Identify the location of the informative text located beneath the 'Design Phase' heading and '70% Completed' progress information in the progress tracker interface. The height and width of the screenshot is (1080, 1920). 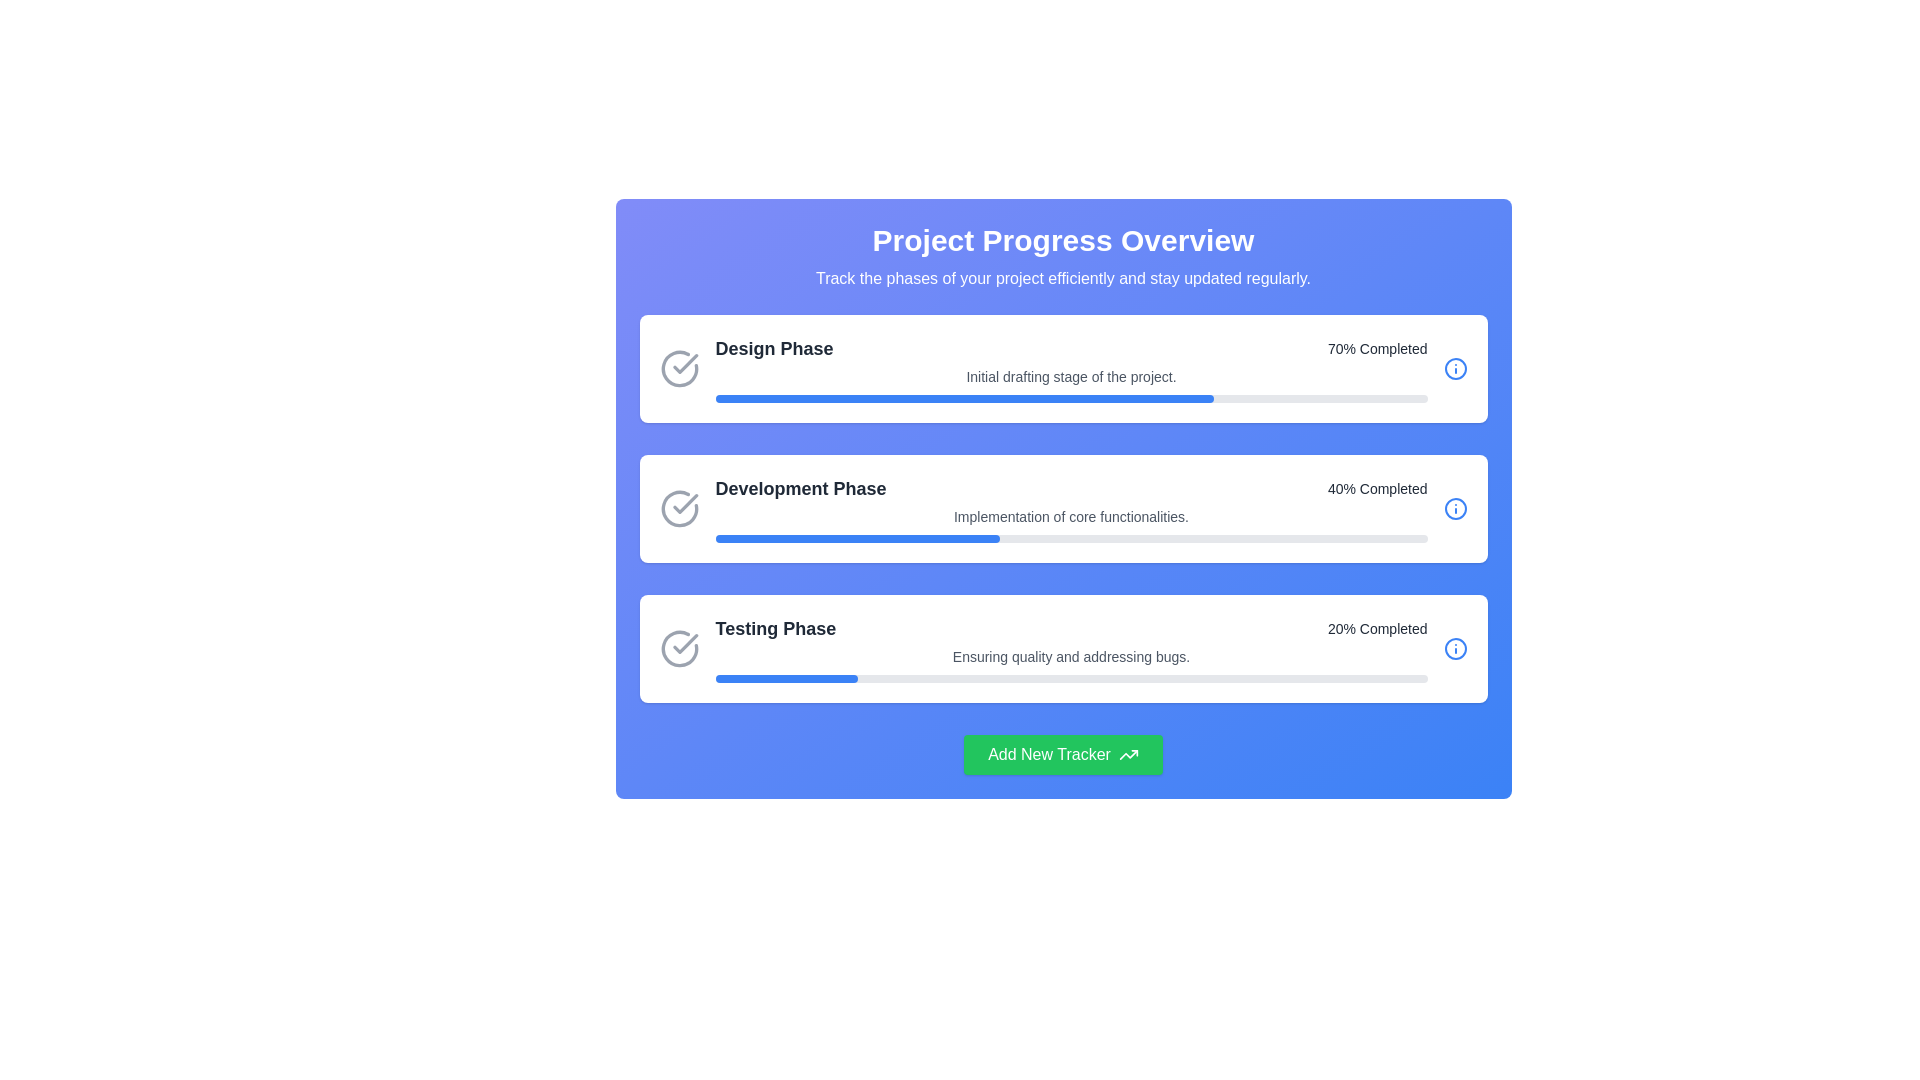
(1070, 377).